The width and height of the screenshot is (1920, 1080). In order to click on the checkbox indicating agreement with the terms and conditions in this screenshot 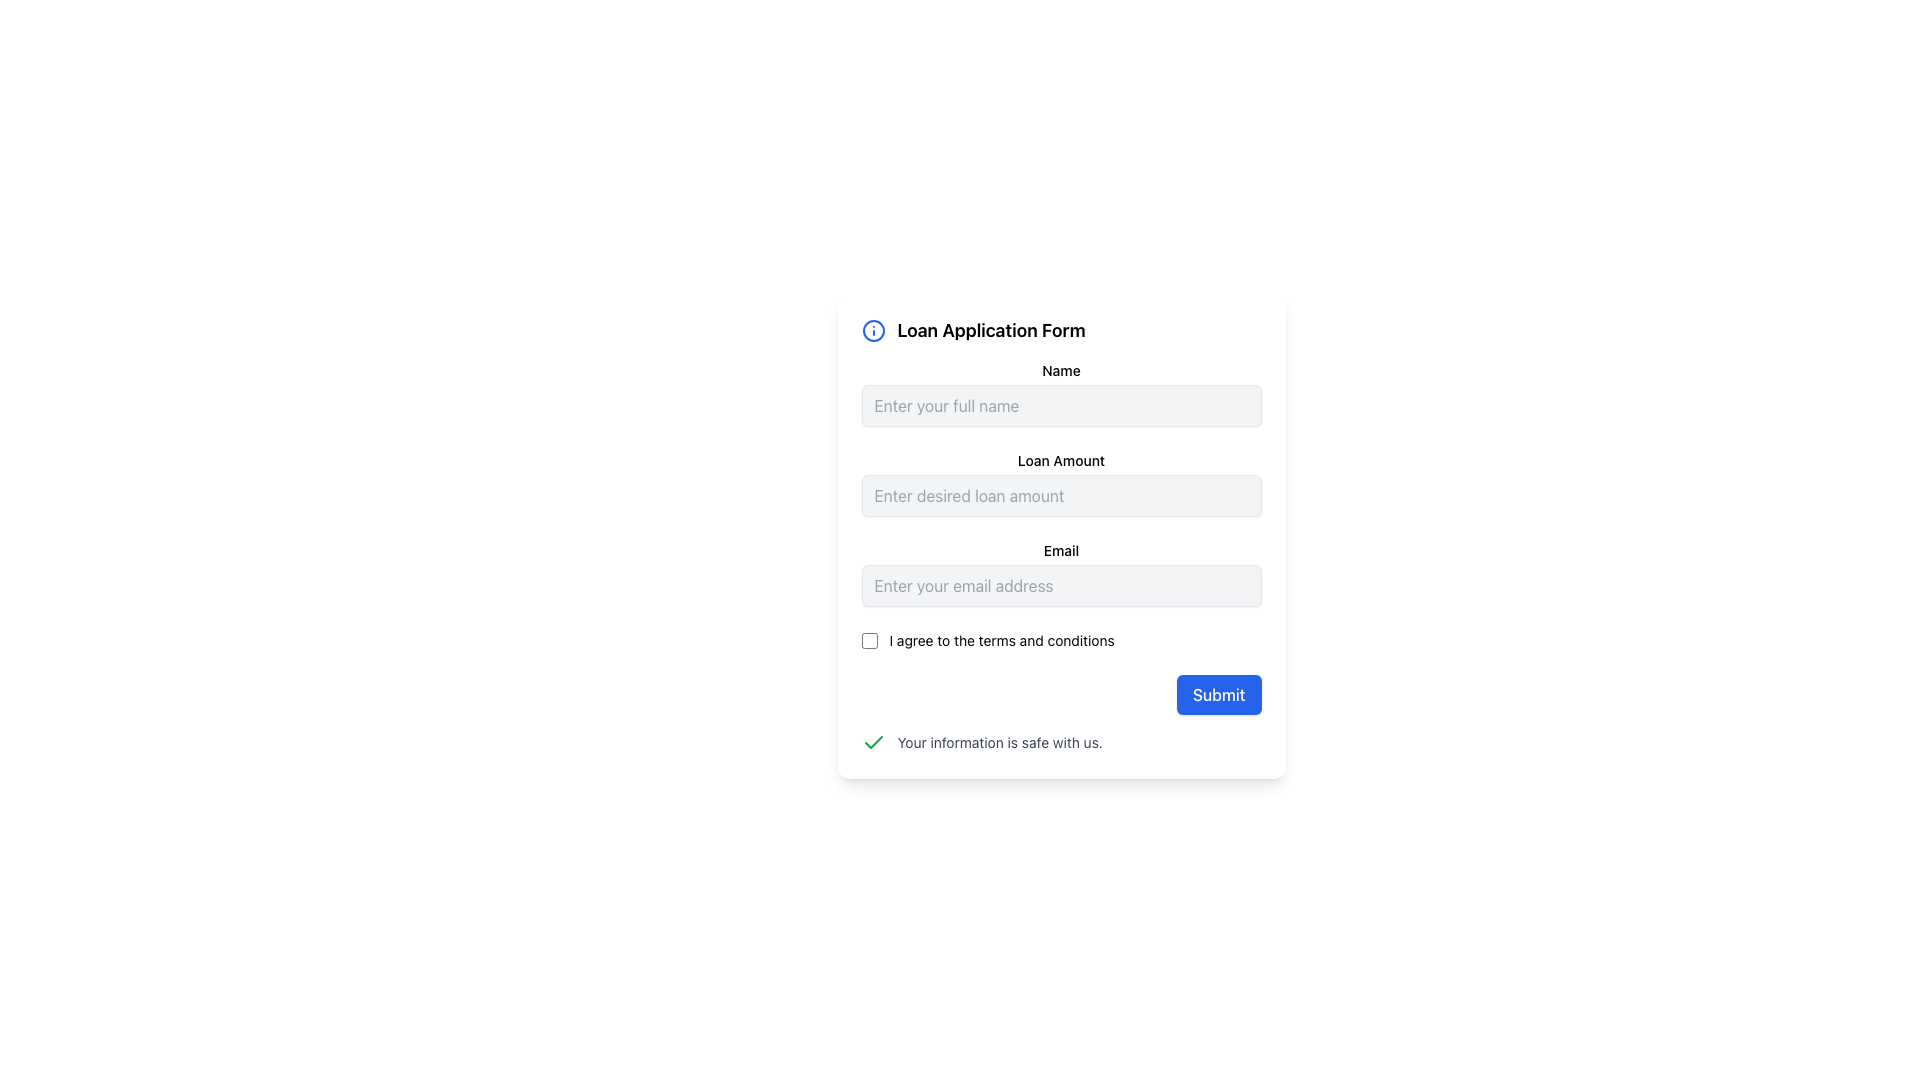, I will do `click(869, 640)`.